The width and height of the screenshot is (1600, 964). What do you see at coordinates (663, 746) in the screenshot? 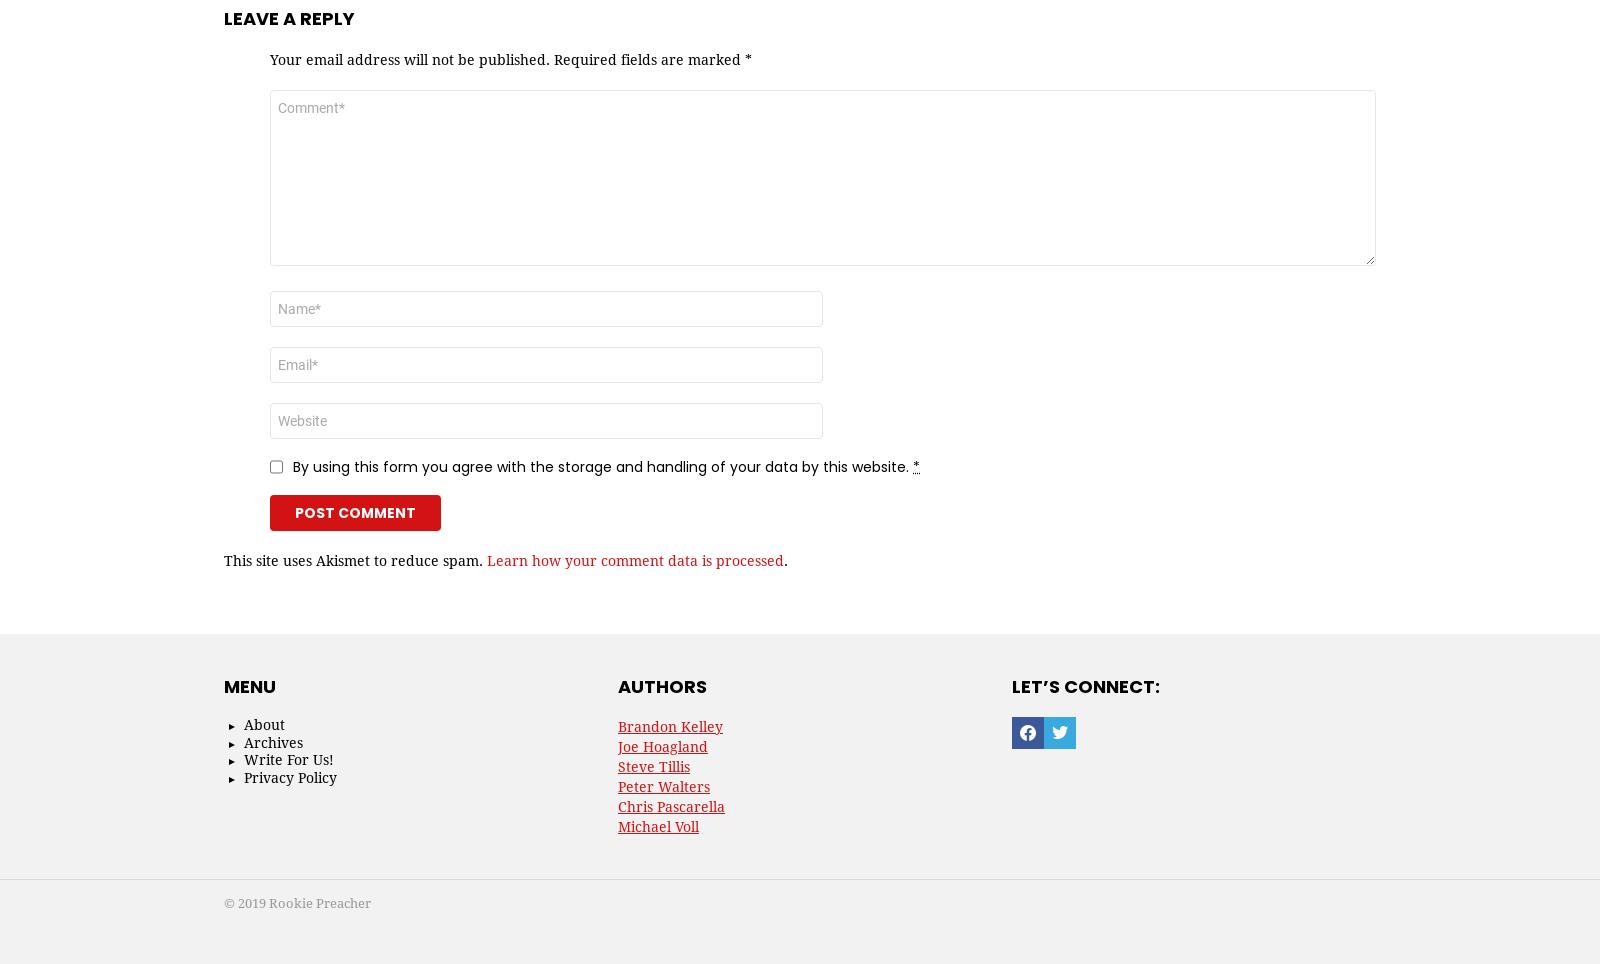
I see `'Joe Hoagland'` at bounding box center [663, 746].